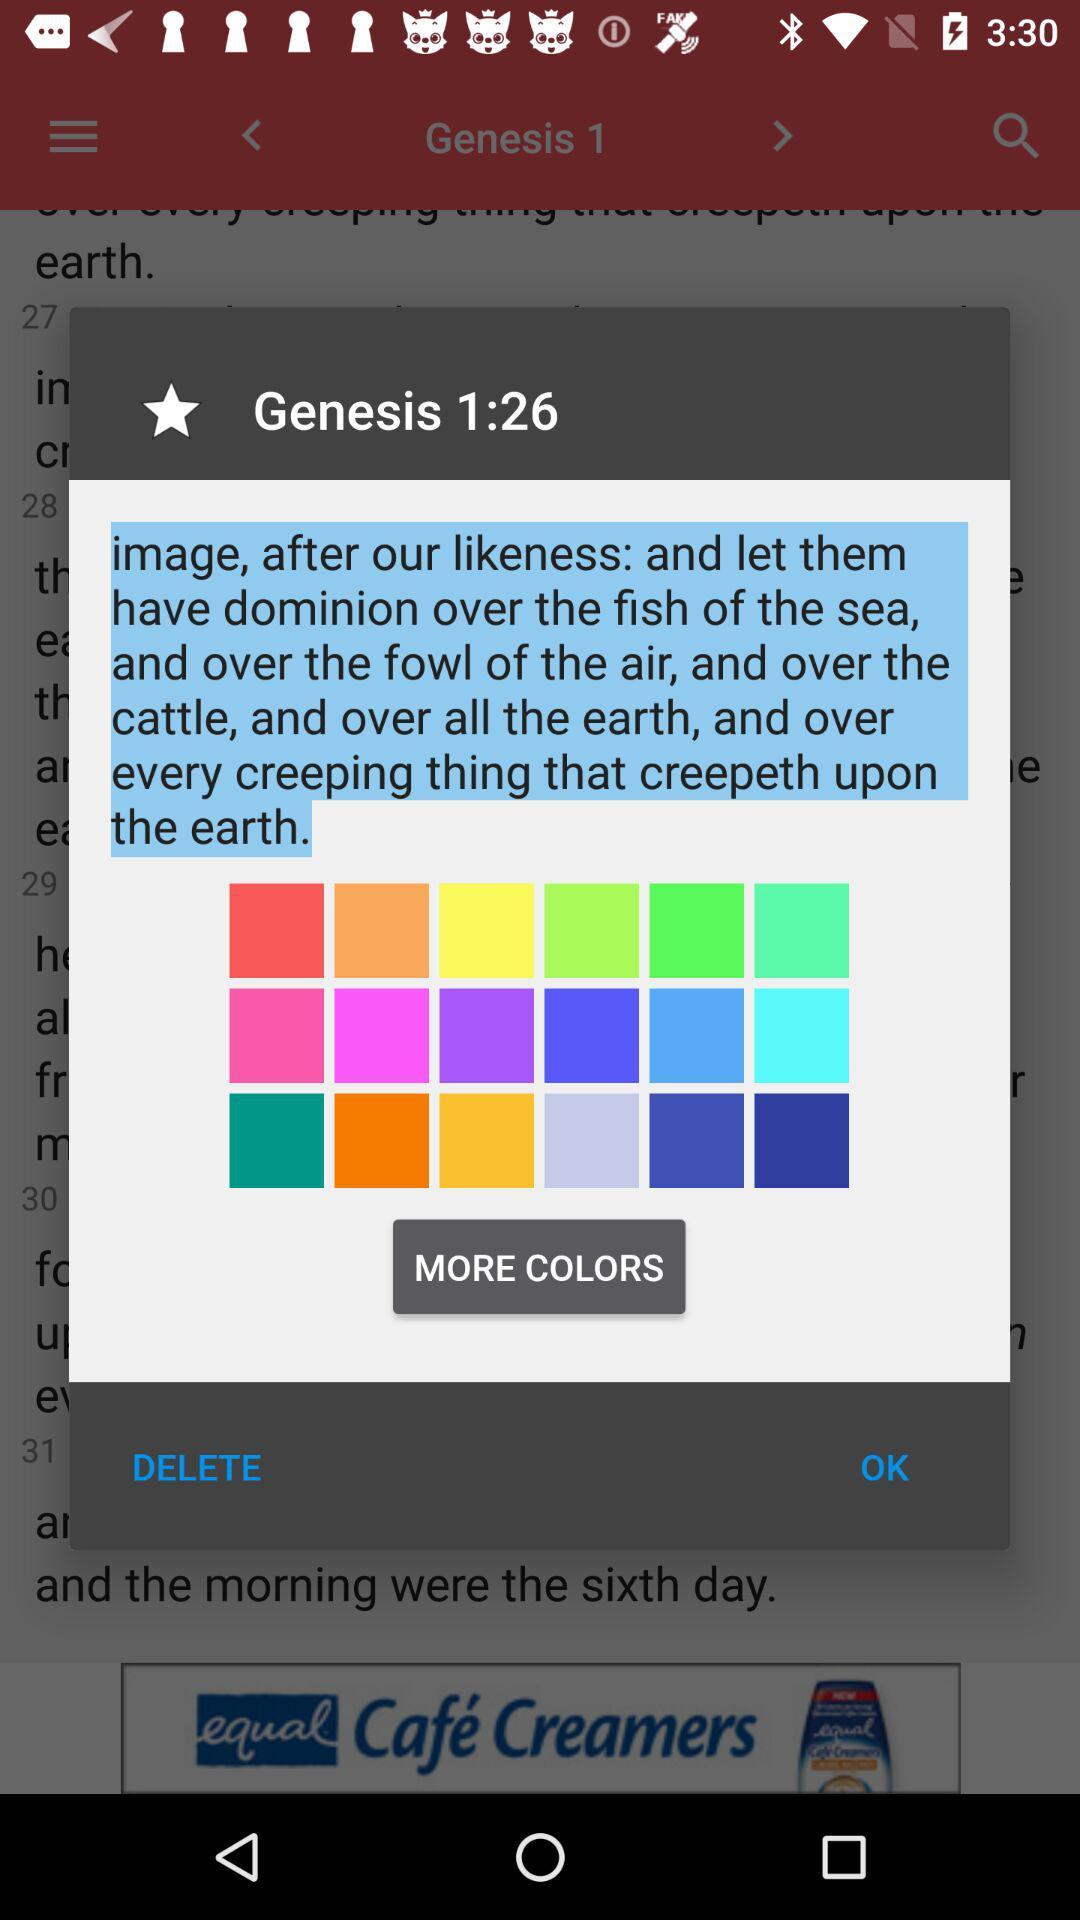 This screenshot has width=1080, height=1920. What do you see at coordinates (276, 929) in the screenshot?
I see `the item below the and god said item` at bounding box center [276, 929].